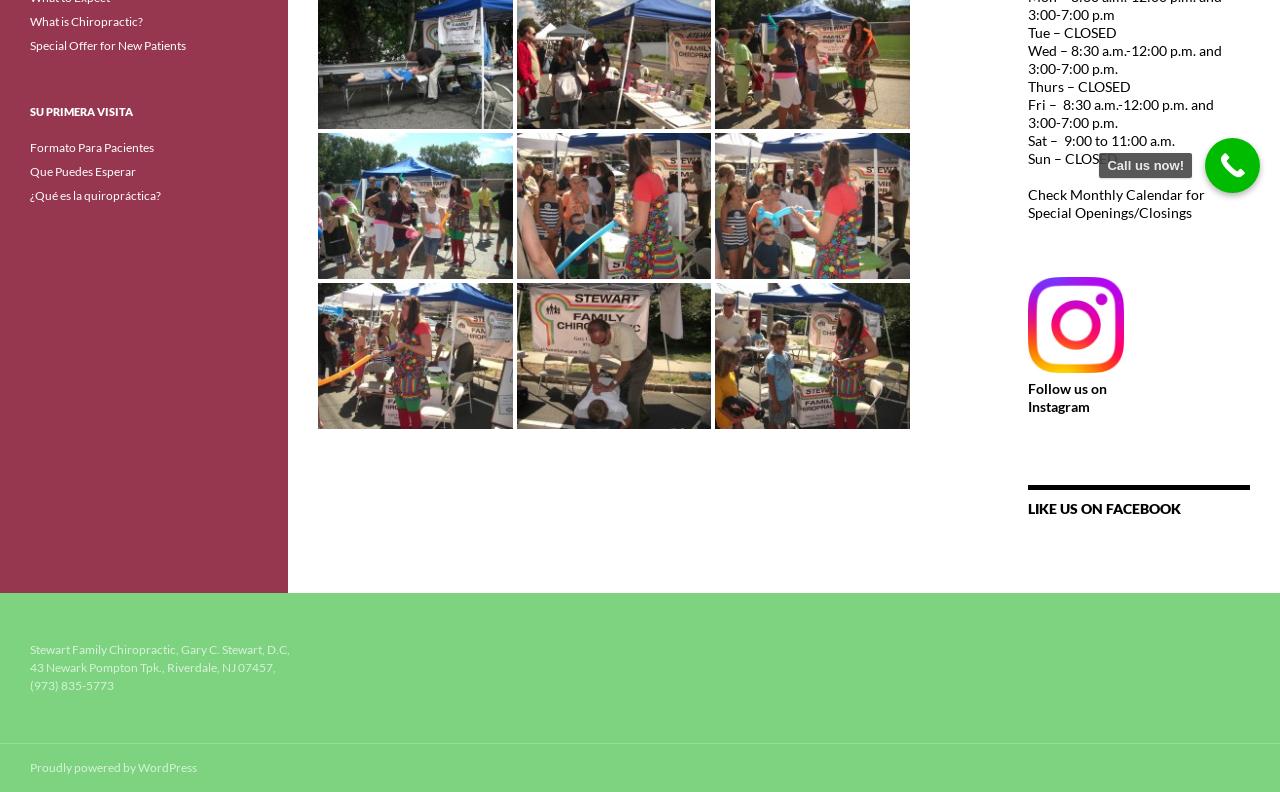 This screenshot has width=1280, height=792. Describe the element at coordinates (112, 767) in the screenshot. I see `'Proudly powered by WordPress'` at that location.